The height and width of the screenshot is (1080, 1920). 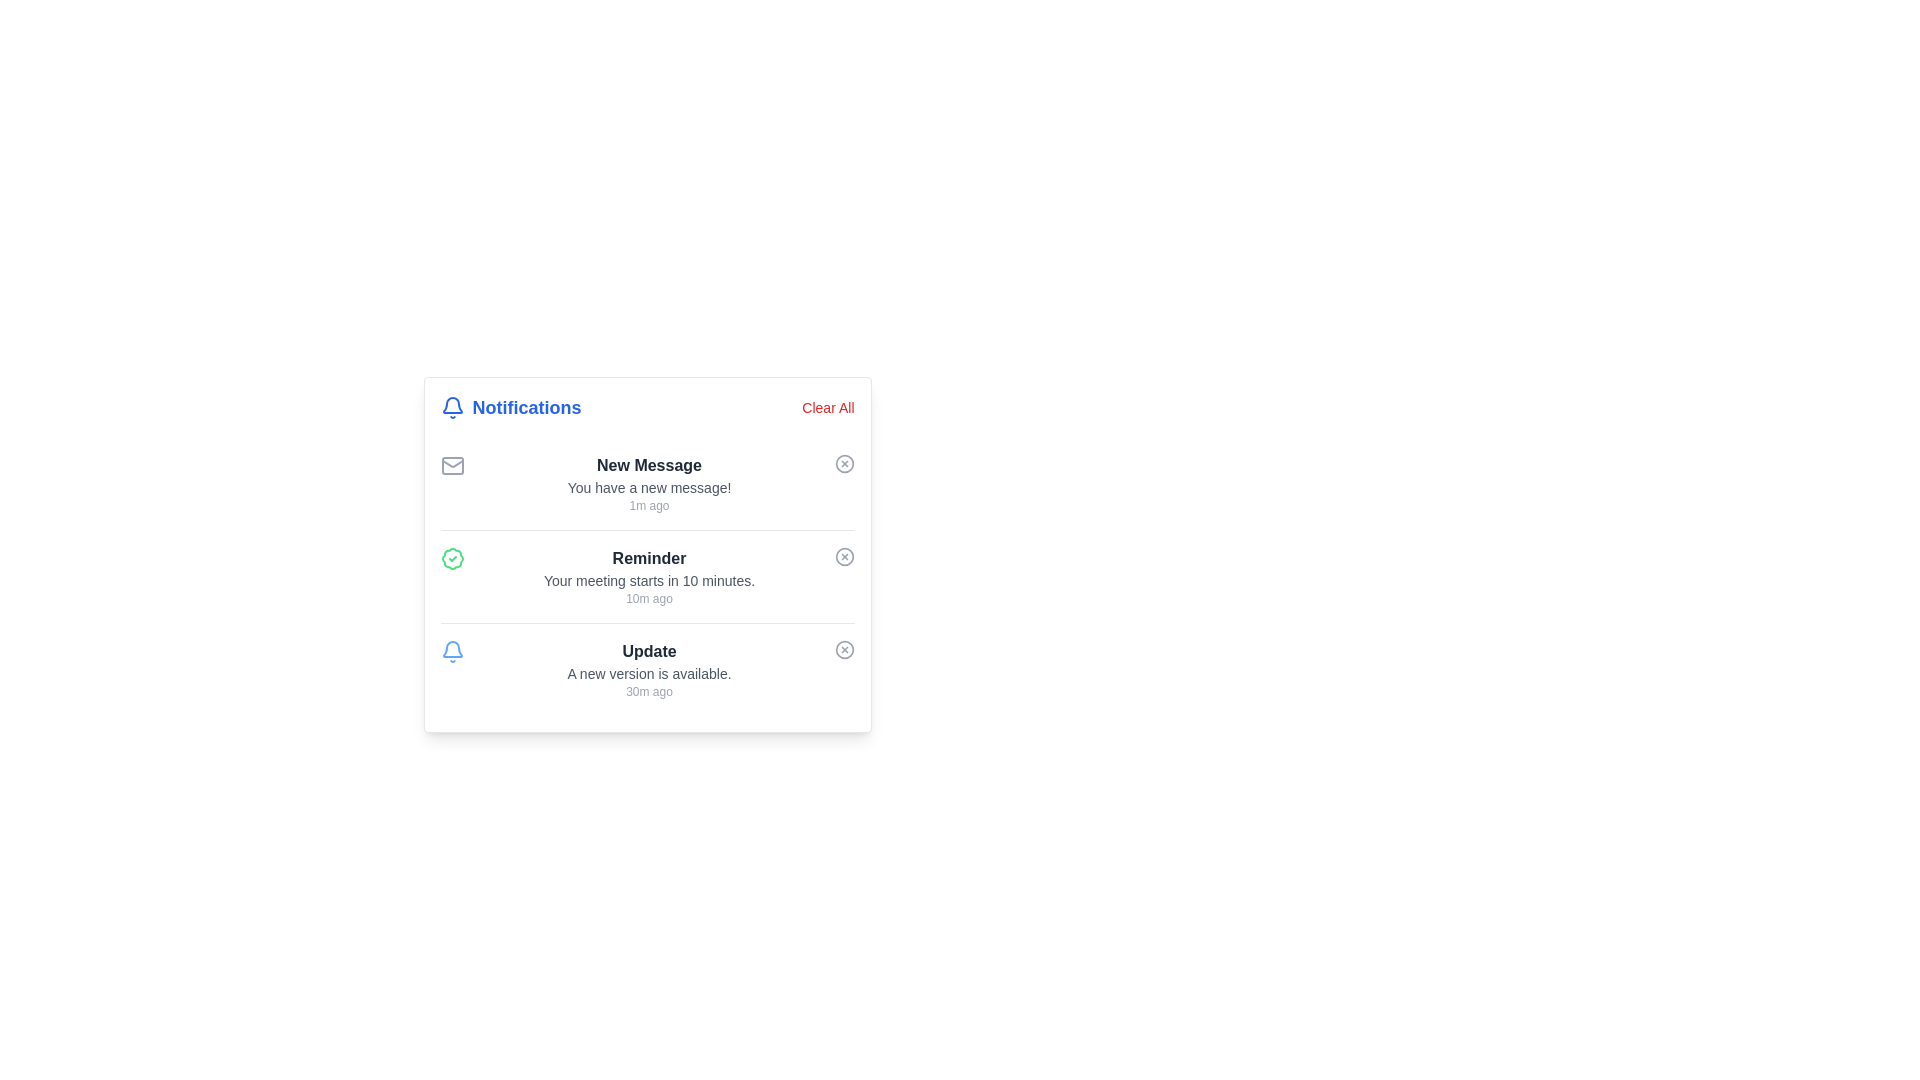 What do you see at coordinates (828, 407) in the screenshot?
I see `the 'Clear All' button to trigger the underline effect on the text` at bounding box center [828, 407].